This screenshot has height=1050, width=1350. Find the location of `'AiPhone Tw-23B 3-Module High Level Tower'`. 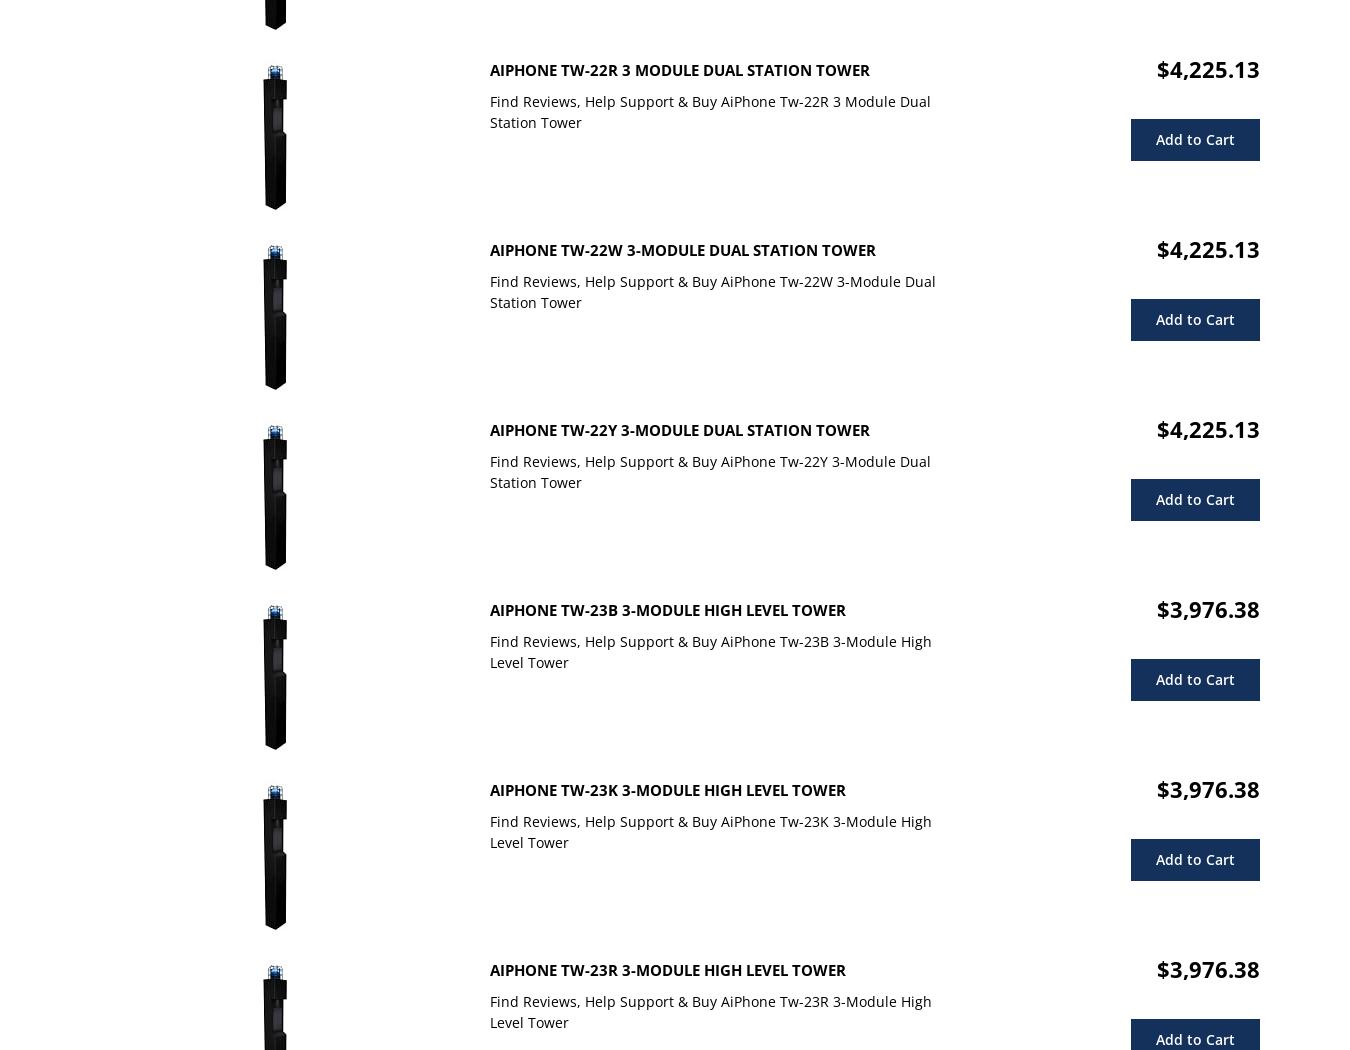

'AiPhone Tw-23B 3-Module High Level Tower' is located at coordinates (667, 610).